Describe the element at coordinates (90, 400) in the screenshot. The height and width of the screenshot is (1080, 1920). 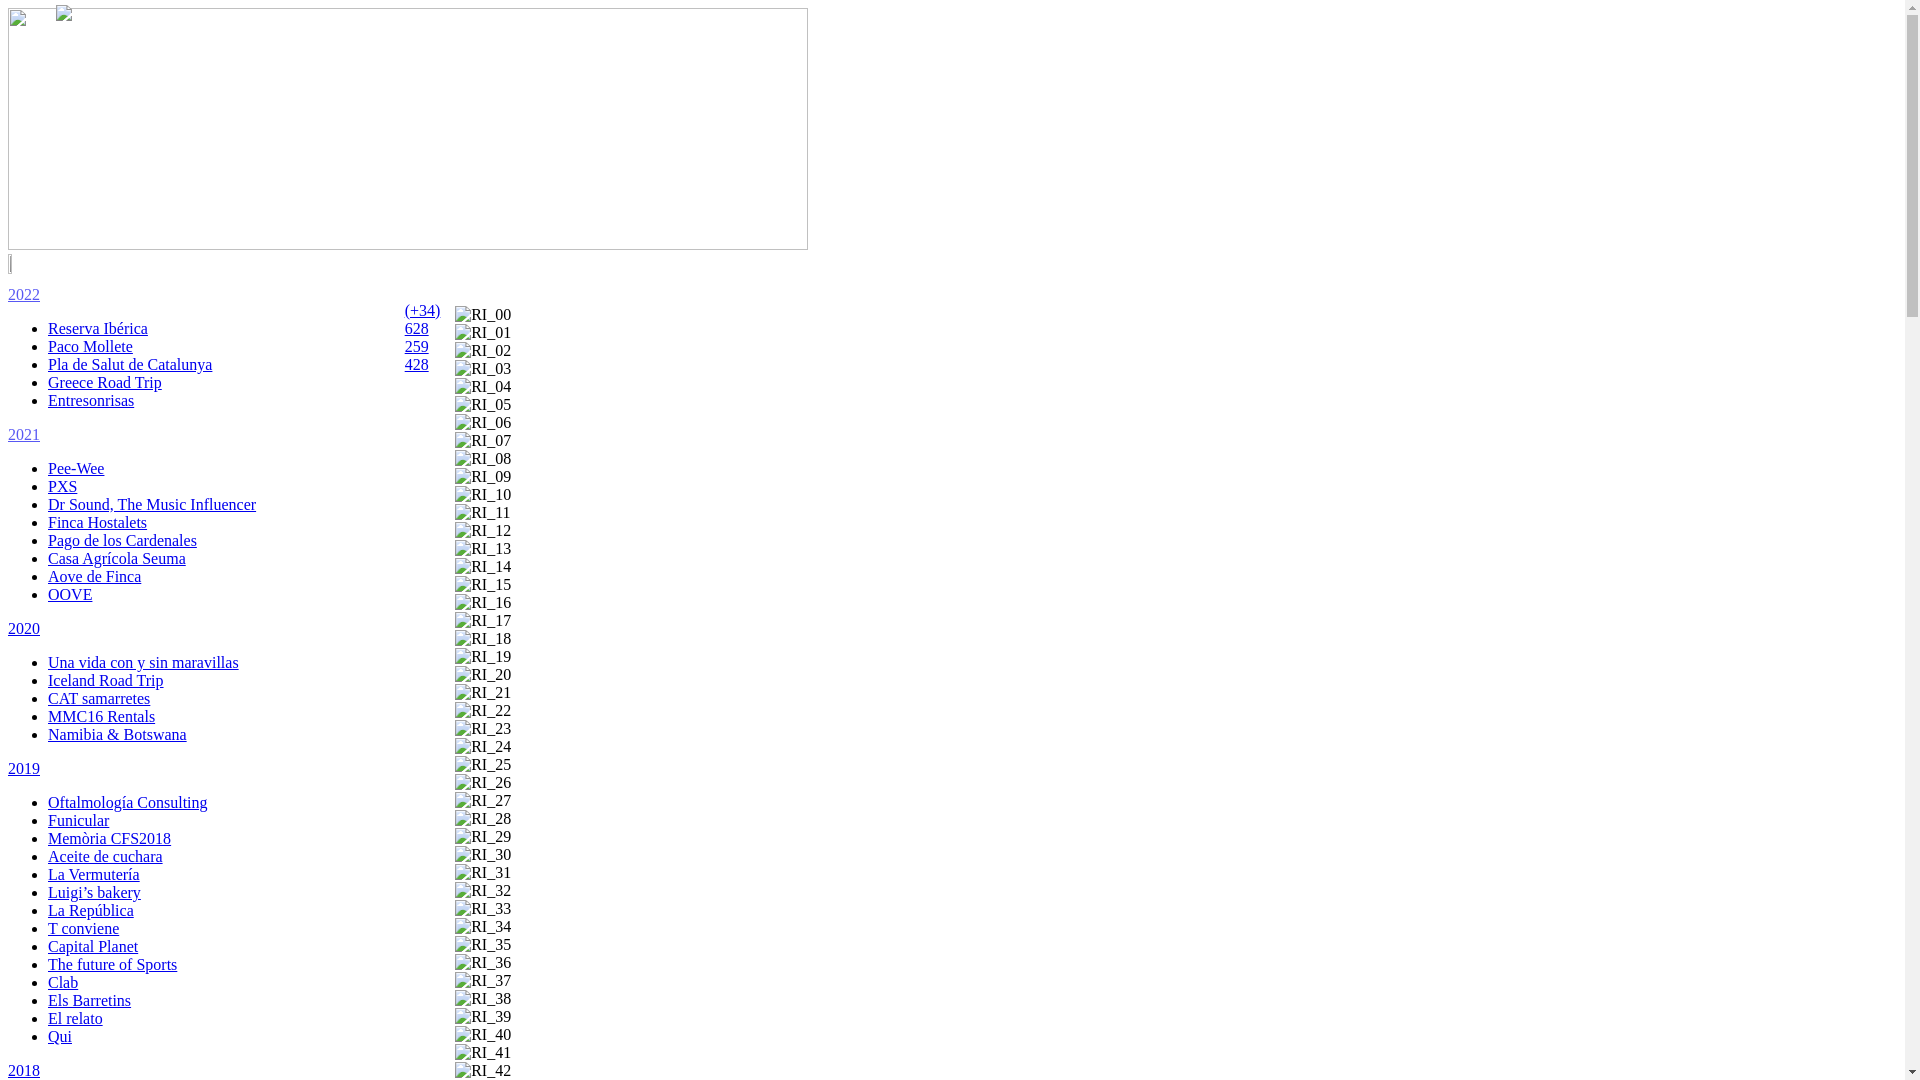
I see `'Entresonrisas'` at that location.